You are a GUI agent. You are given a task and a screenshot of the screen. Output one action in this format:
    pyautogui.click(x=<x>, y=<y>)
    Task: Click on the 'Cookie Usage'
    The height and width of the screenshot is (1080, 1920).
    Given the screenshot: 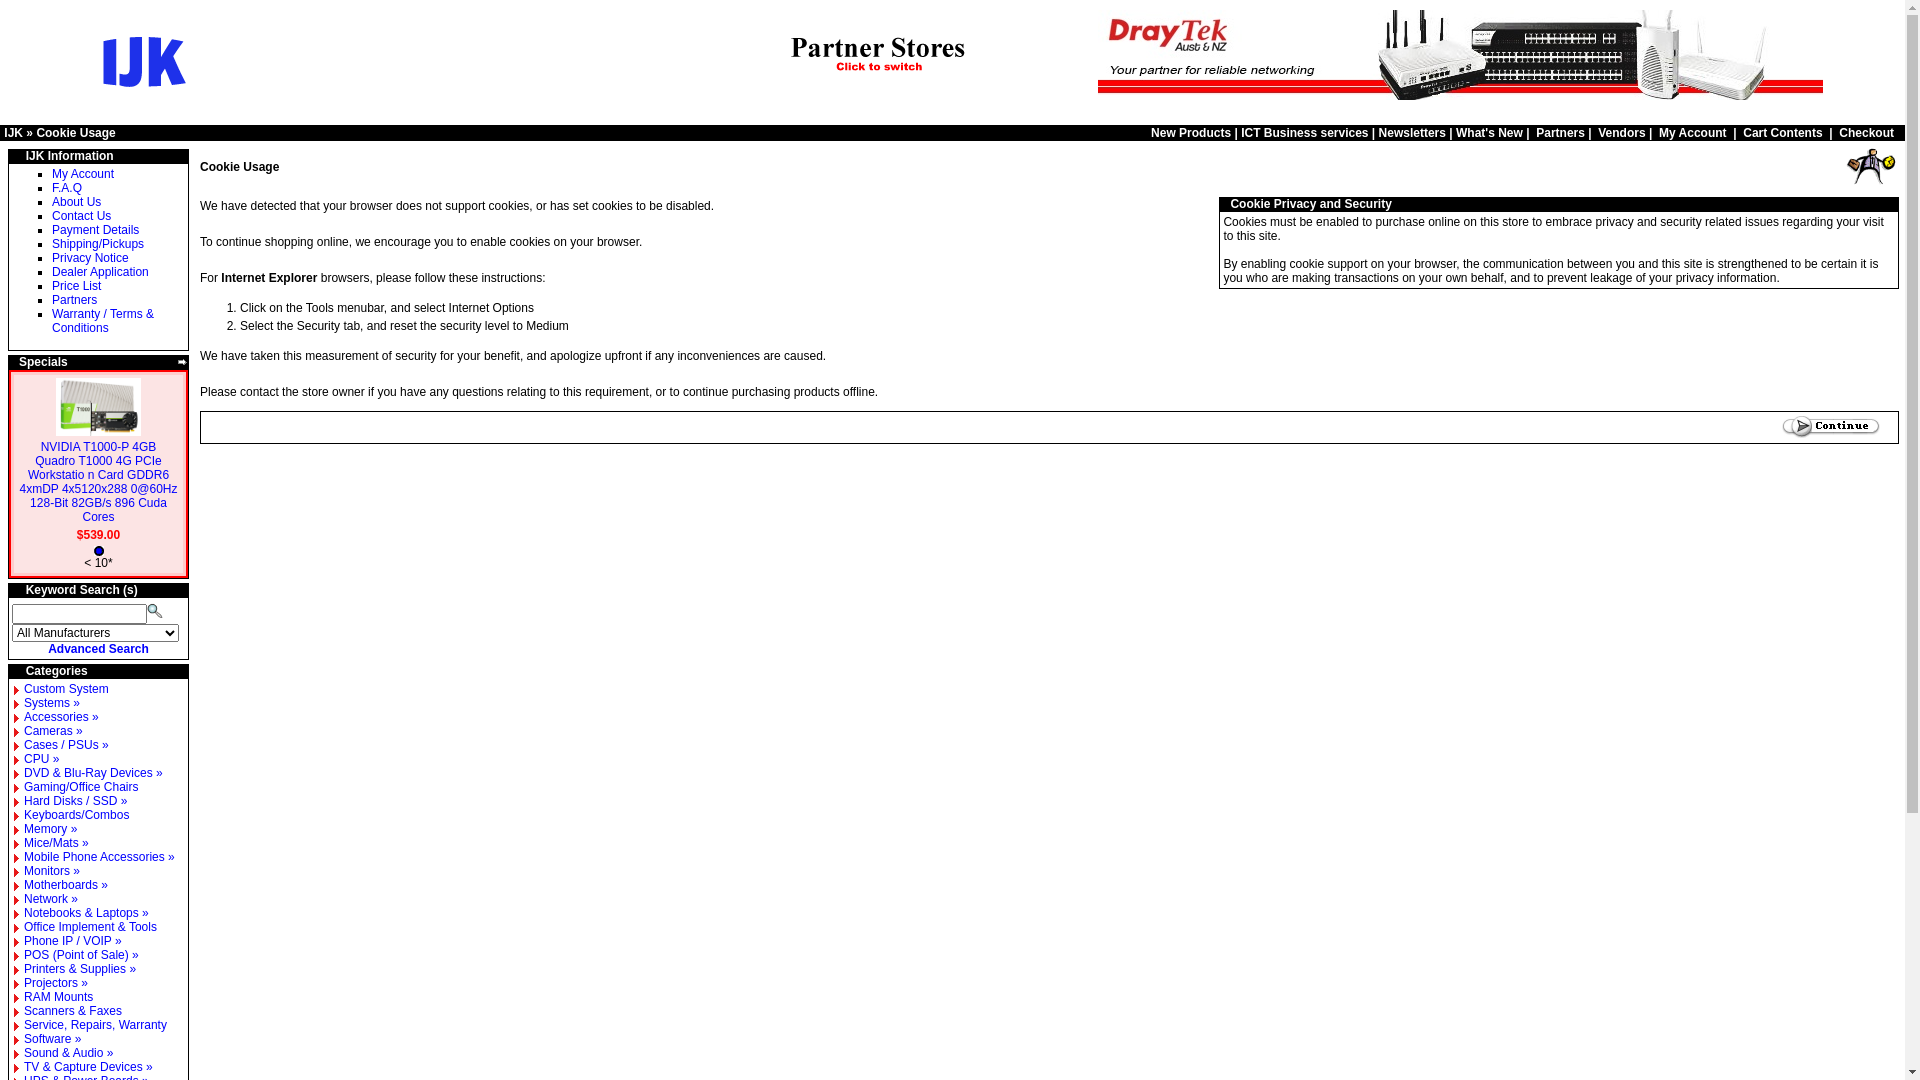 What is the action you would take?
    pyautogui.click(x=75, y=132)
    